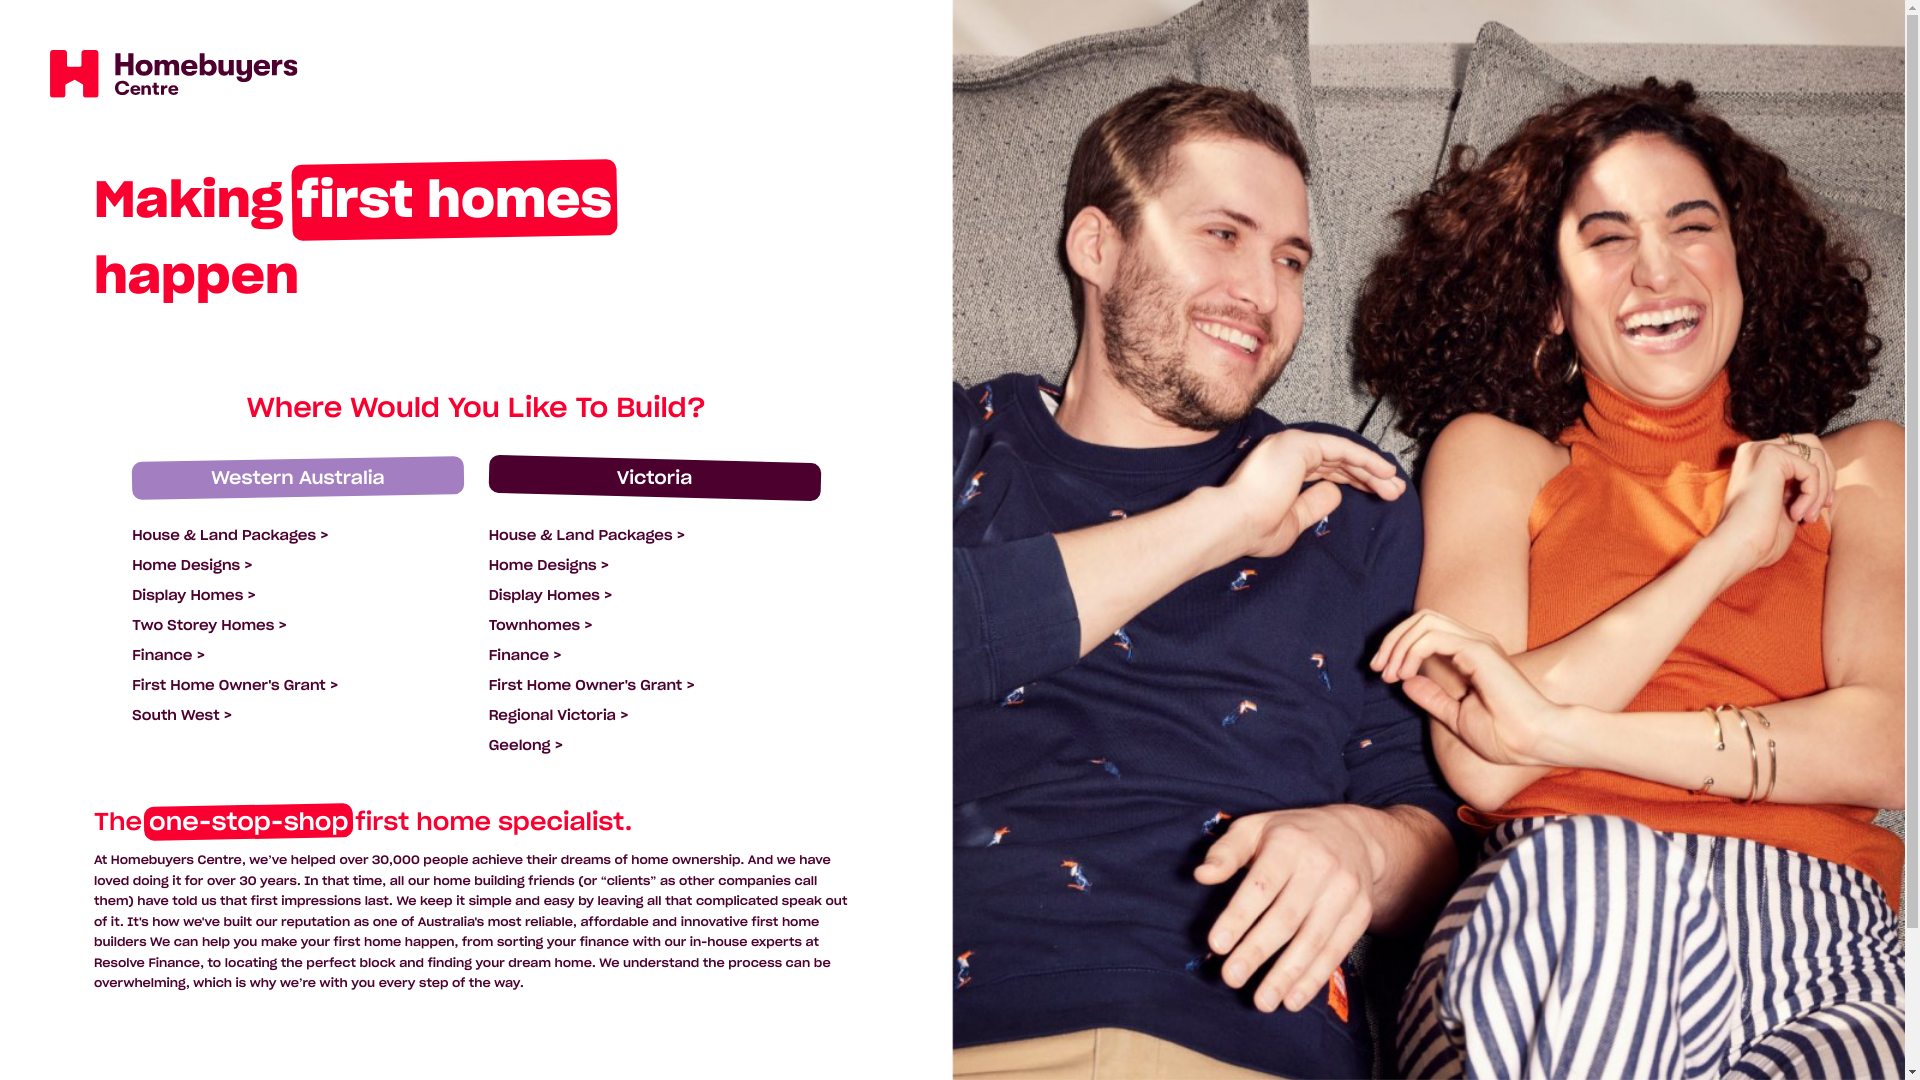 The height and width of the screenshot is (1080, 1920). What do you see at coordinates (209, 623) in the screenshot?
I see `'Two Storey Homes >'` at bounding box center [209, 623].